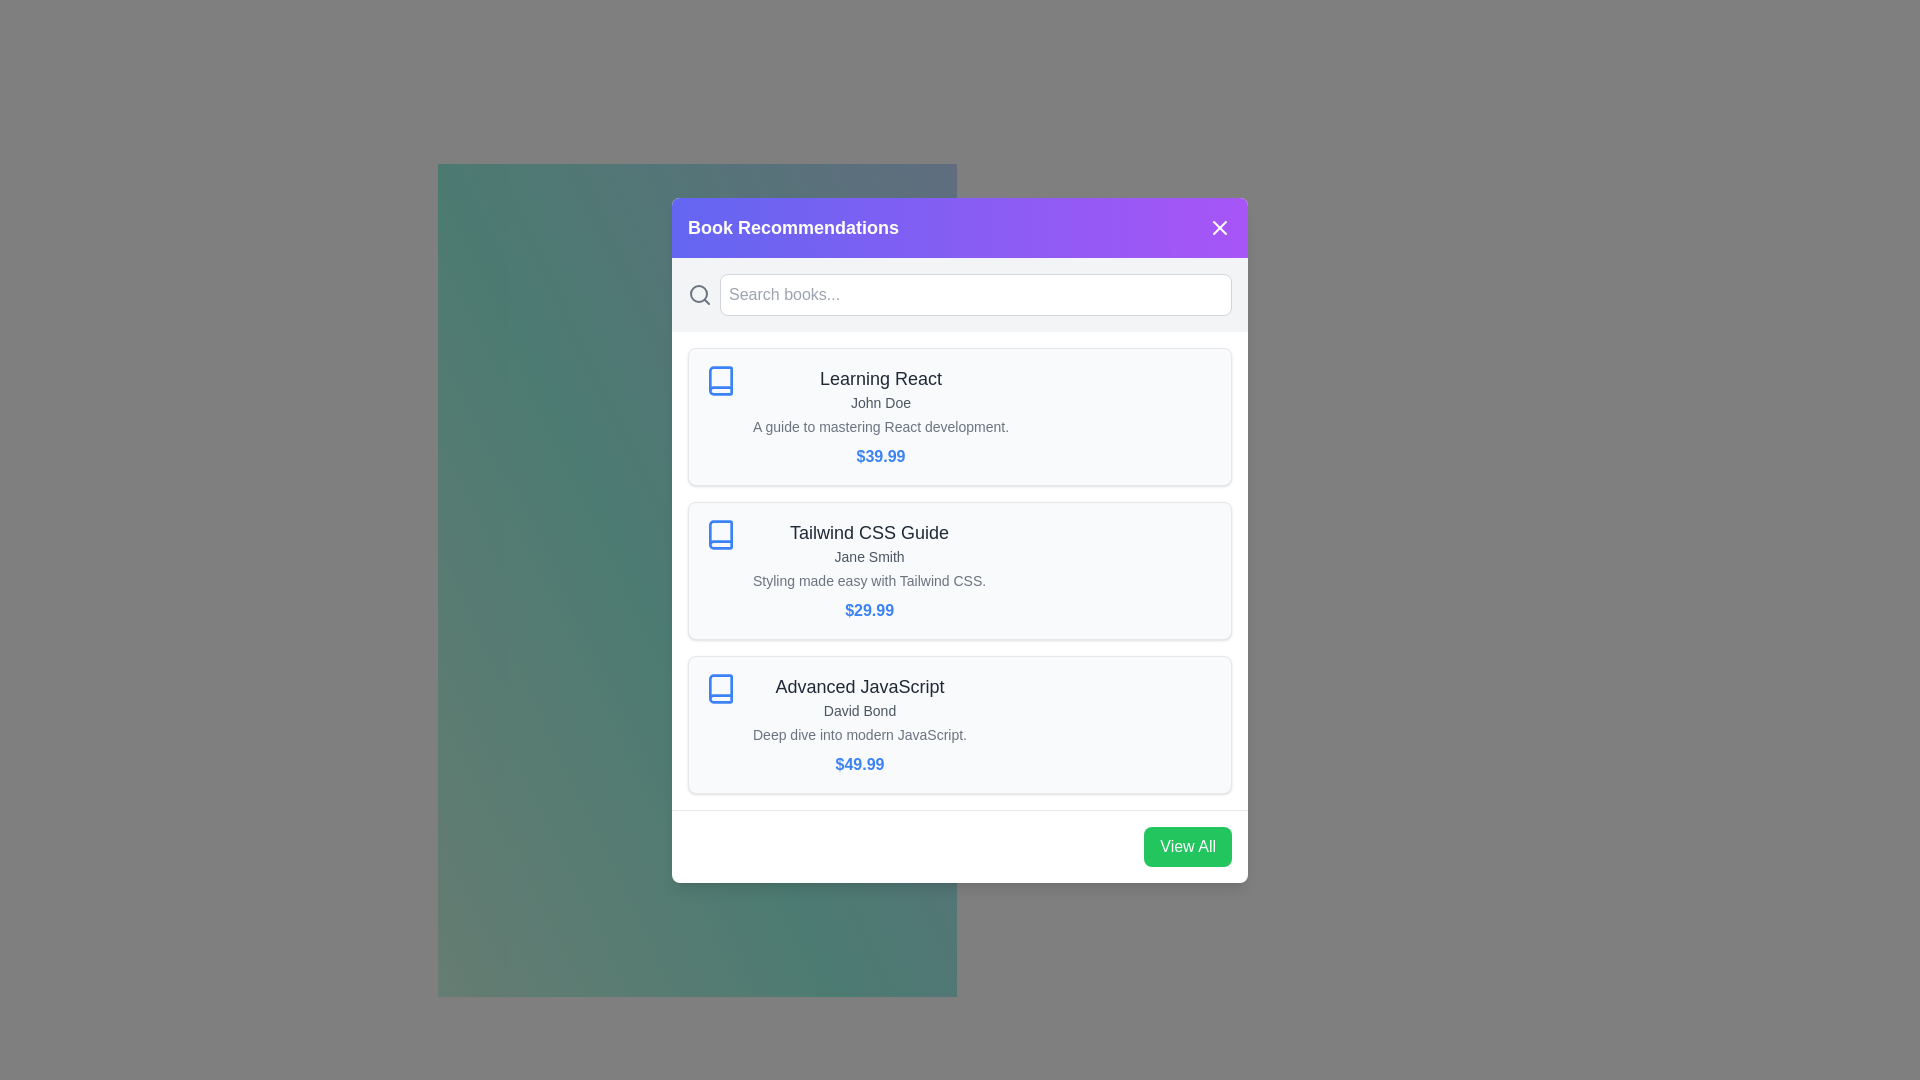 The image size is (1920, 1080). I want to click on the 'X' shaped button in the top-right corner of the modal interface, so click(1218, 226).